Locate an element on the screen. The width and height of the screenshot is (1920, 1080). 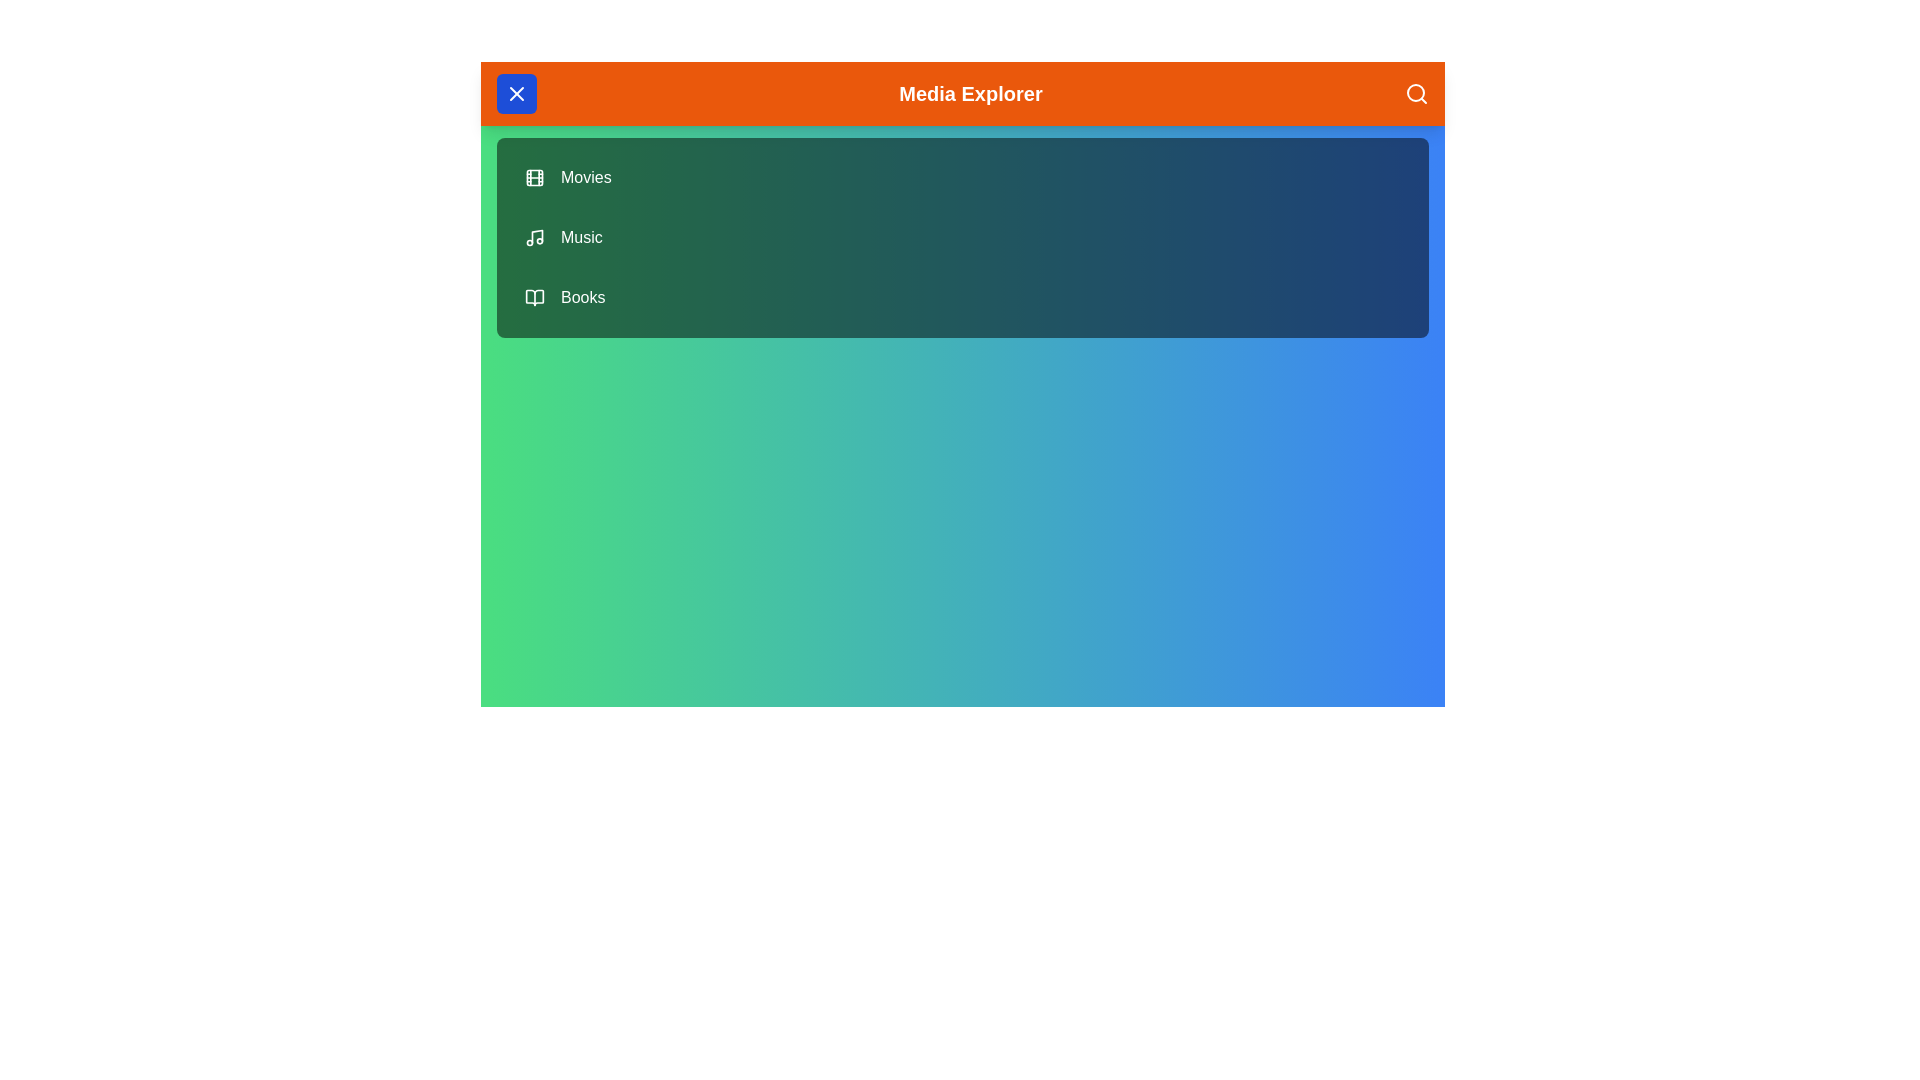
the menu item Music by clicking on it is located at coordinates (963, 237).